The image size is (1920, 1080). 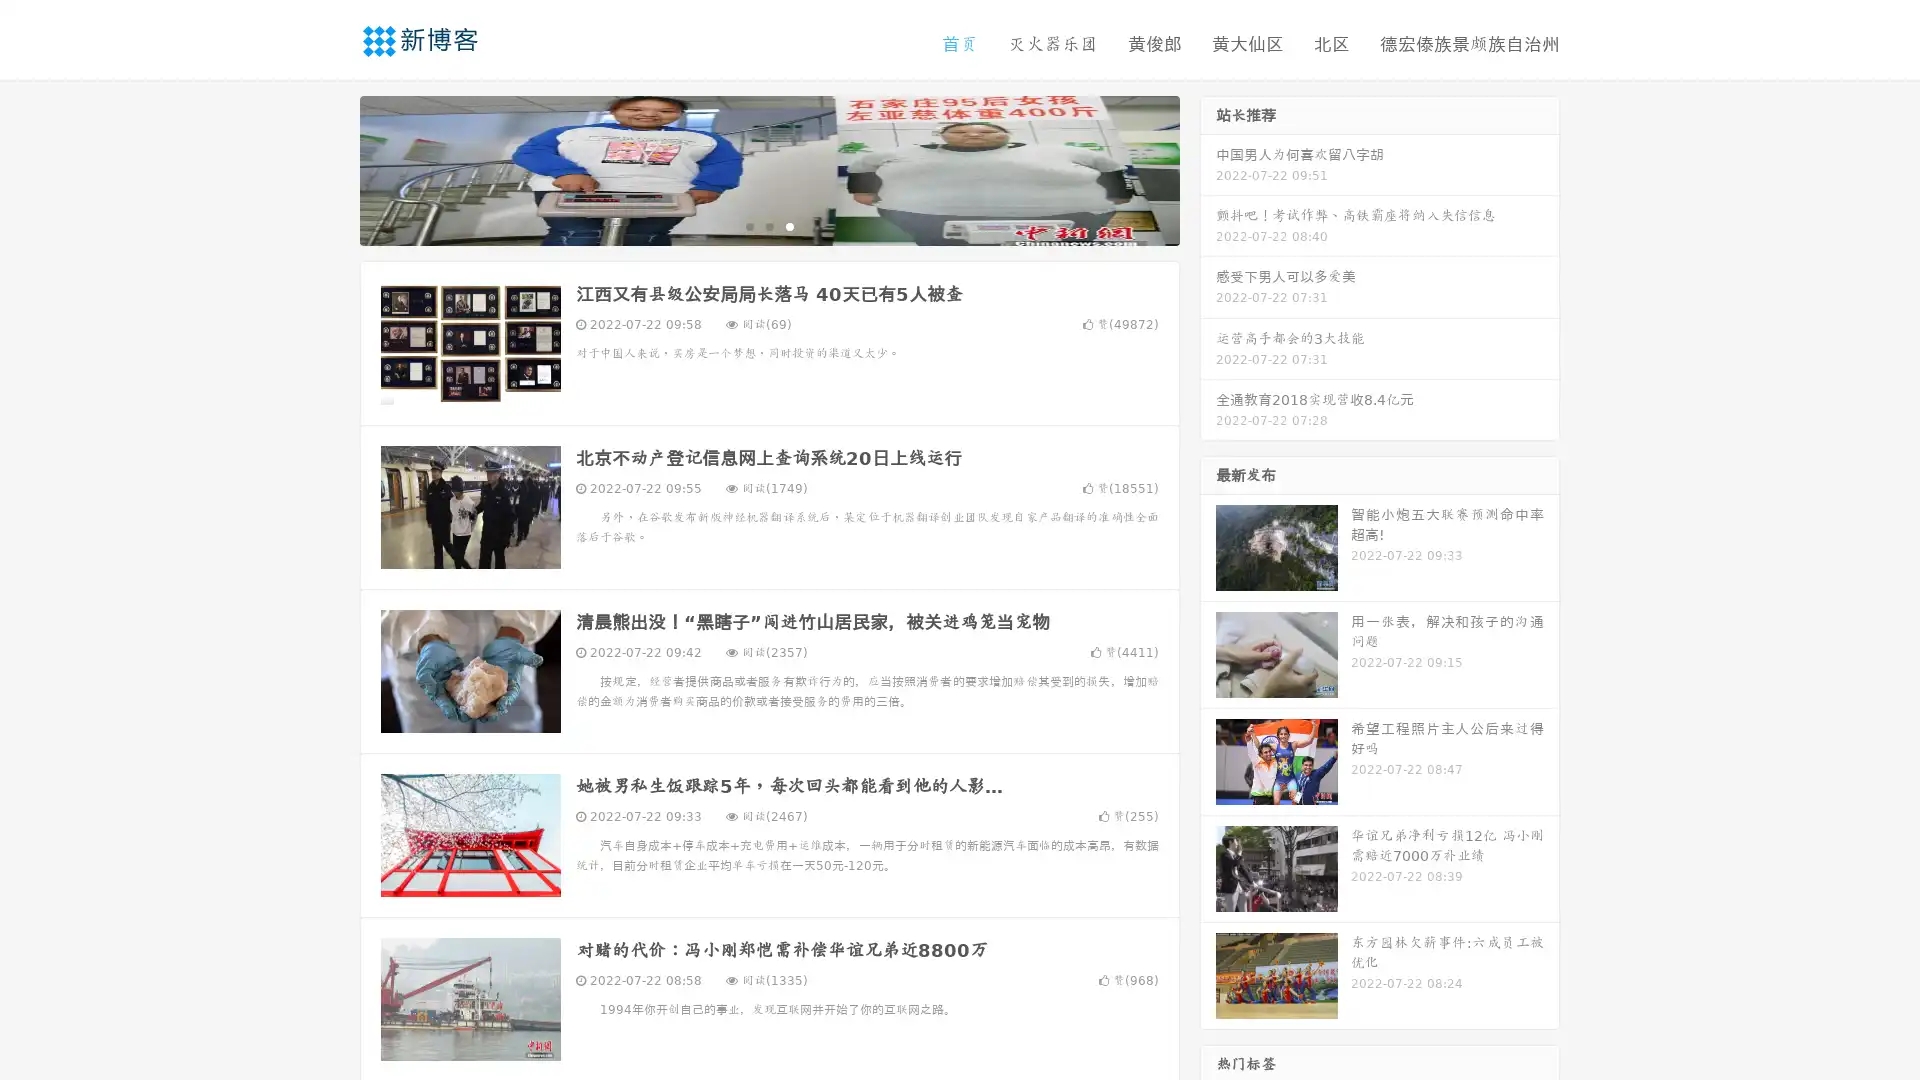 What do you see at coordinates (789, 225) in the screenshot?
I see `Go to slide 3` at bounding box center [789, 225].